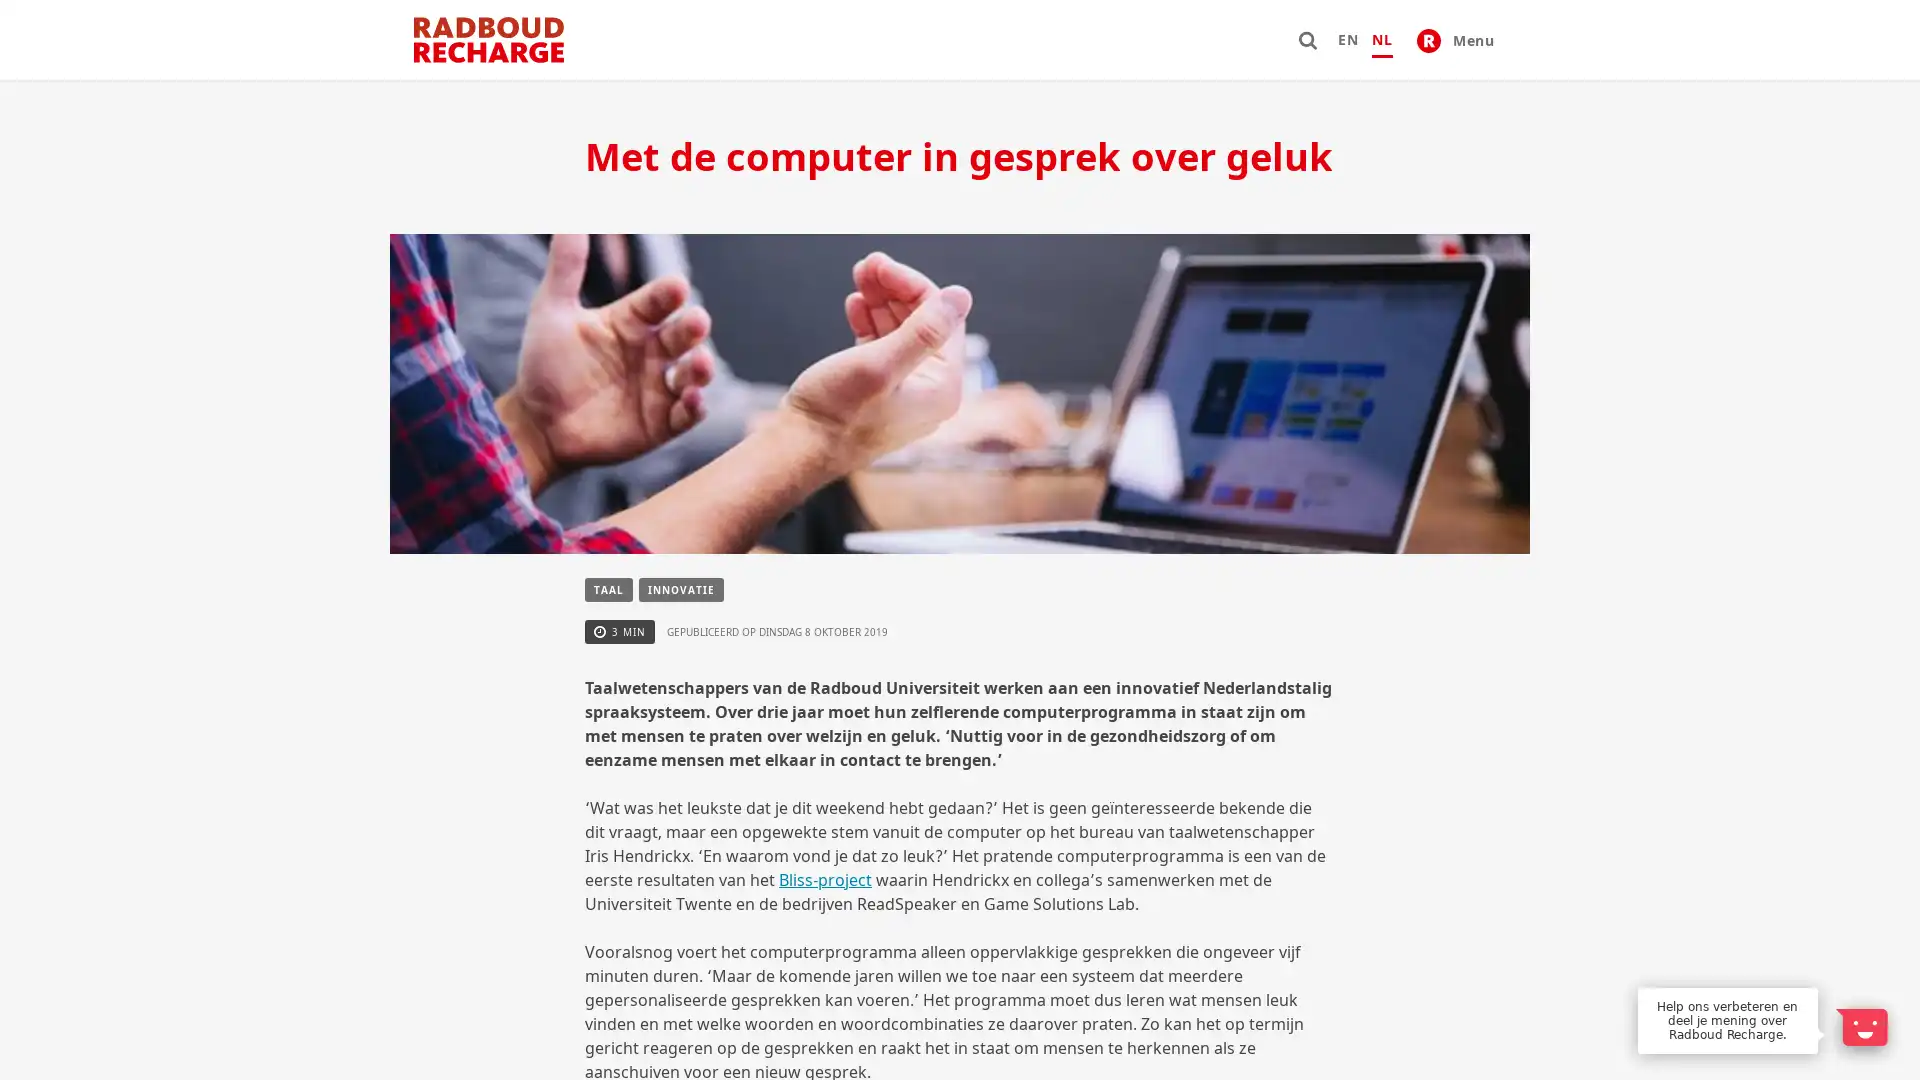 Image resolution: width=1920 pixels, height=1080 pixels. Describe the element at coordinates (1134, 948) in the screenshot. I see `ANNULEREN` at that location.